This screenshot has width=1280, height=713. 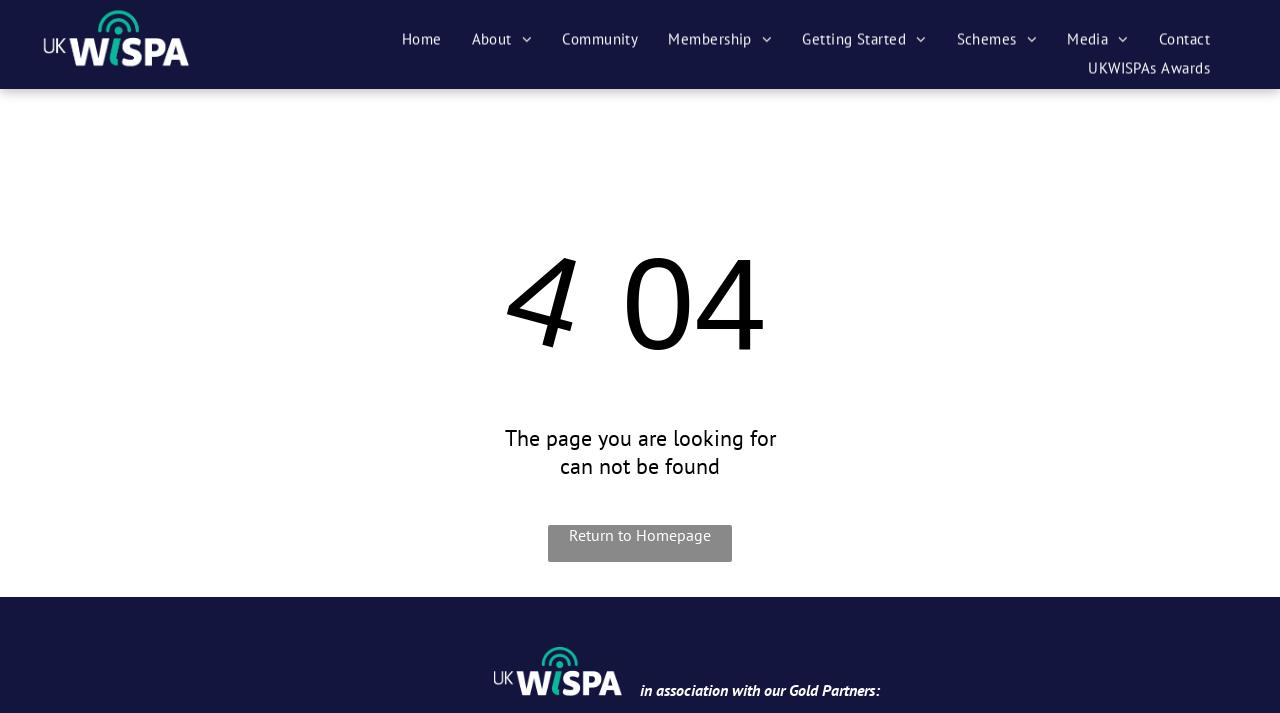 What do you see at coordinates (745, 64) in the screenshot?
I see `'Become a Member'` at bounding box center [745, 64].